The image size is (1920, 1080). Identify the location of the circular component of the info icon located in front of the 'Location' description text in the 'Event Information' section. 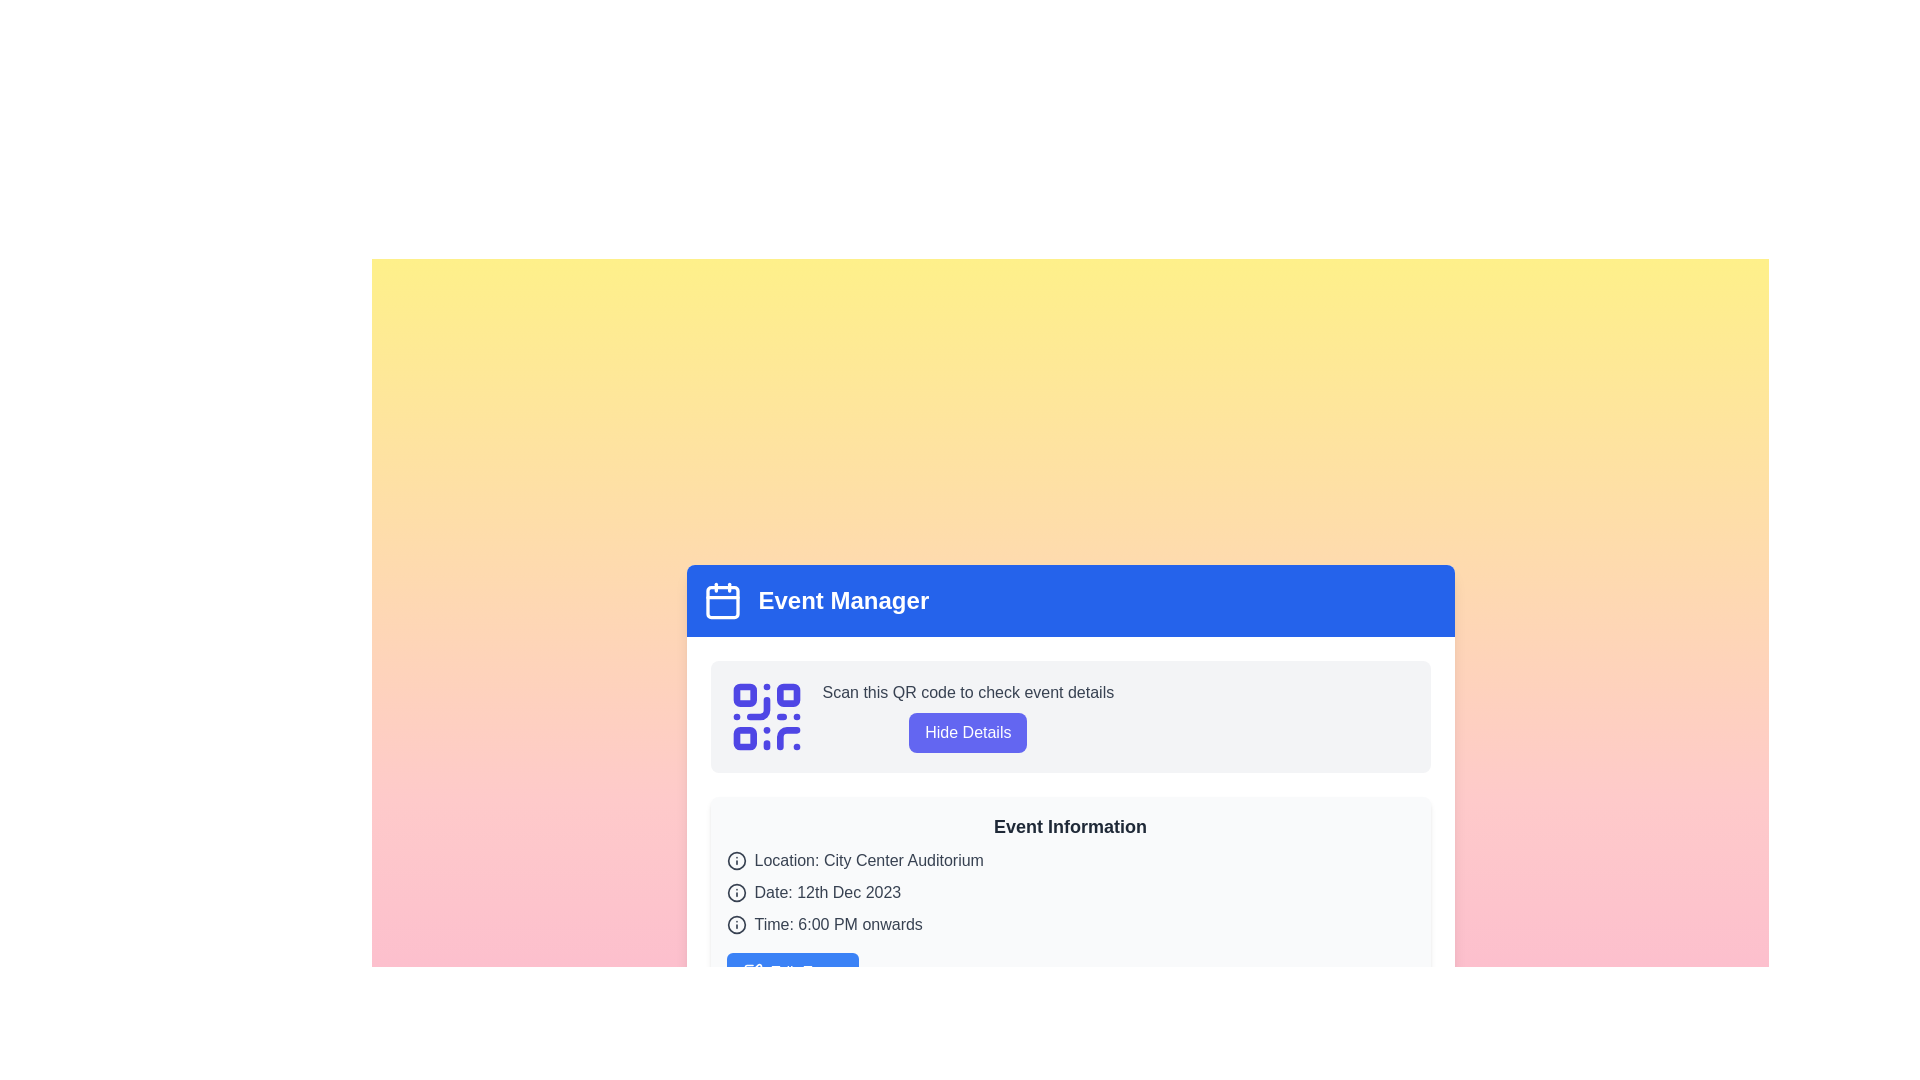
(735, 925).